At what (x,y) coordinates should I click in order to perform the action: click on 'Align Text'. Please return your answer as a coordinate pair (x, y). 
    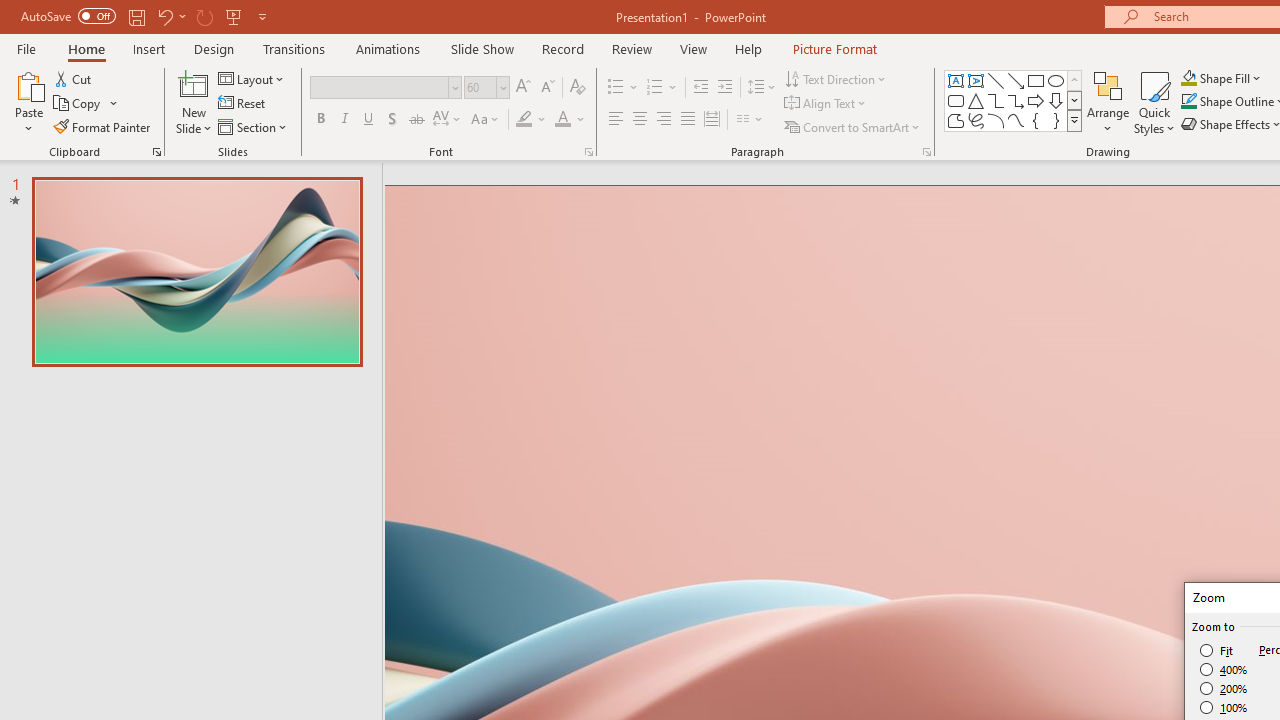
    Looking at the image, I should click on (826, 103).